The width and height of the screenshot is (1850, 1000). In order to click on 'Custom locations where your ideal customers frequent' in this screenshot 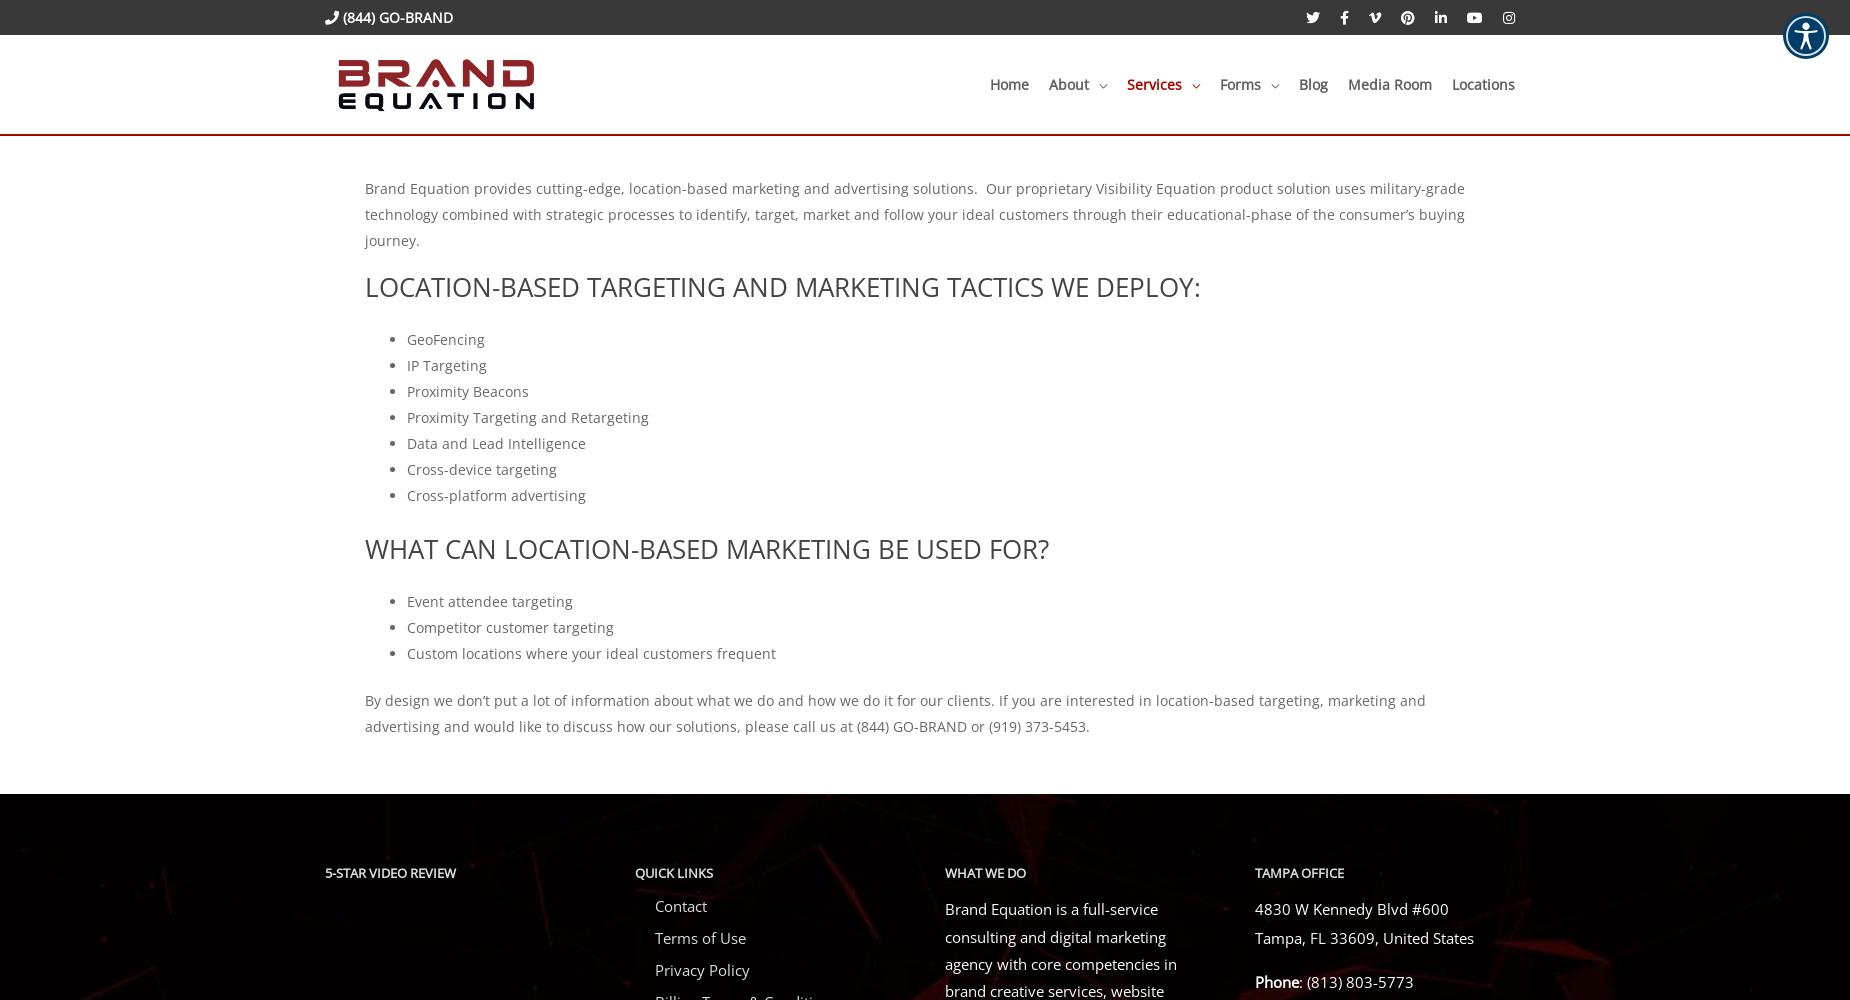, I will do `click(406, 652)`.